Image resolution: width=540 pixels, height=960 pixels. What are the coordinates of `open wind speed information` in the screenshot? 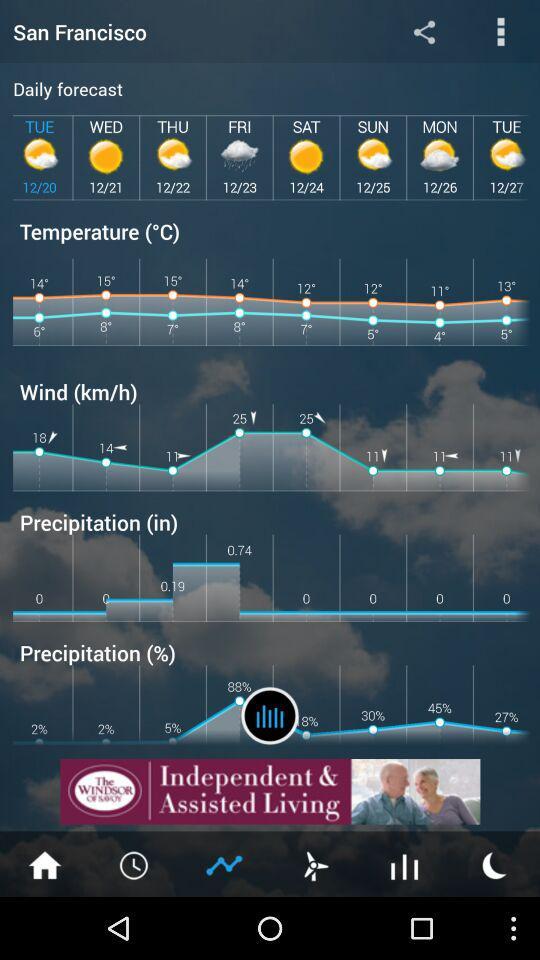 It's located at (314, 863).